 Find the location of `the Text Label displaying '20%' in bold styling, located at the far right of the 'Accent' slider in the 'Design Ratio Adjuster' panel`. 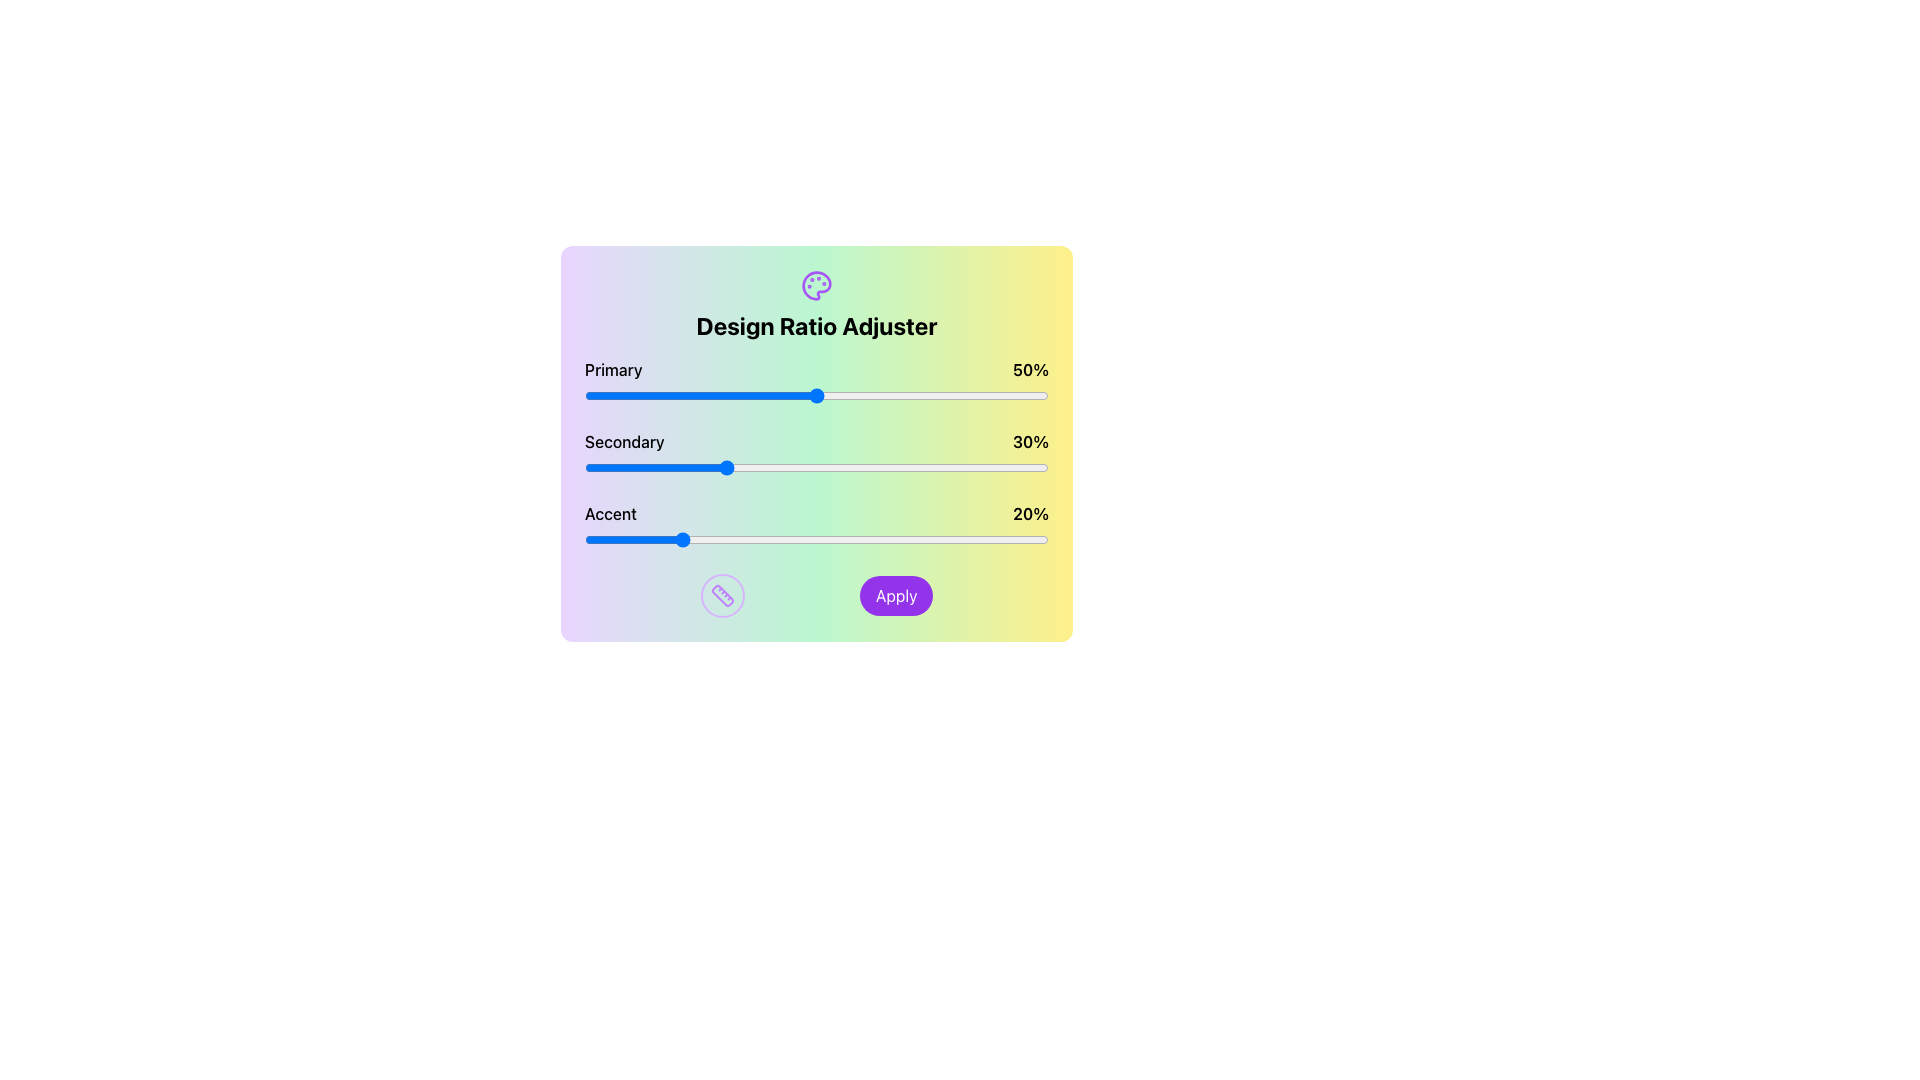

the Text Label displaying '20%' in bold styling, located at the far right of the 'Accent' slider in the 'Design Ratio Adjuster' panel is located at coordinates (1031, 512).